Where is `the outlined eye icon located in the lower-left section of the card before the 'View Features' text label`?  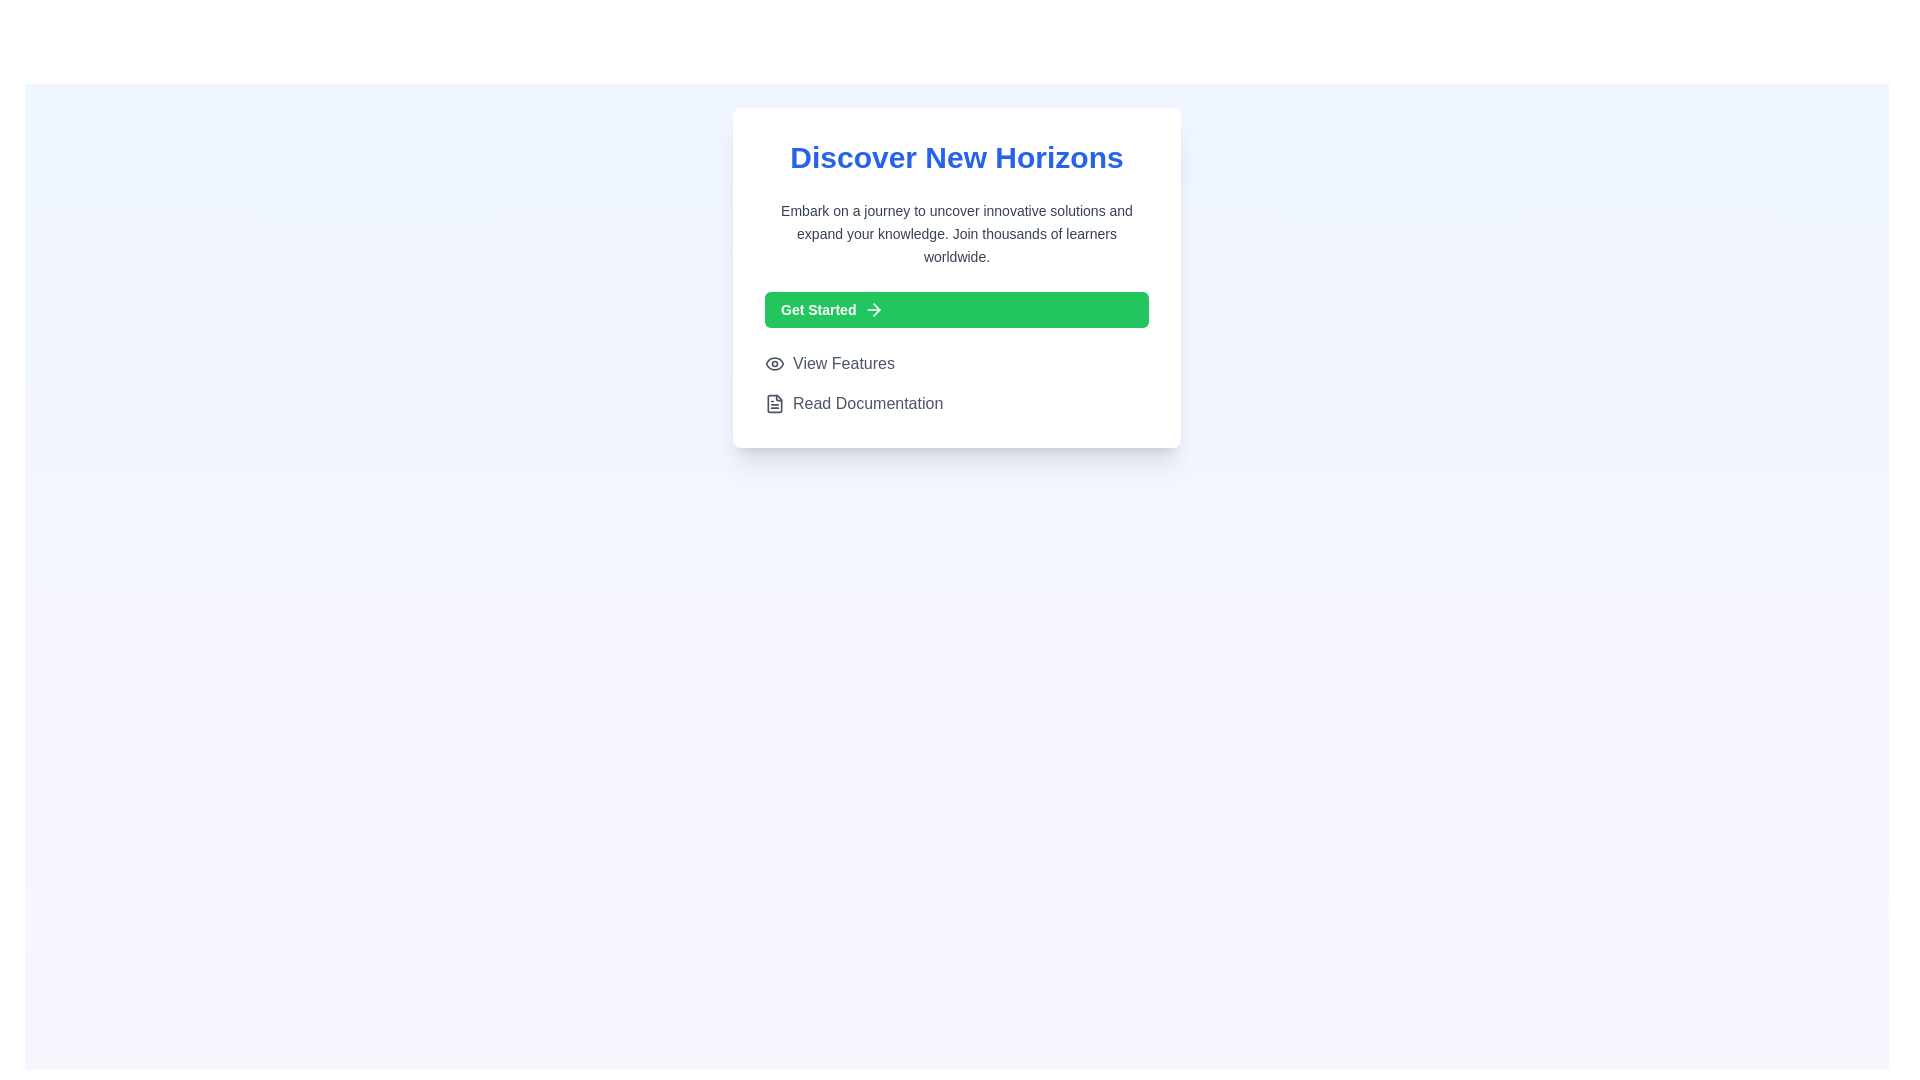
the outlined eye icon located in the lower-left section of the card before the 'View Features' text label is located at coordinates (773, 363).